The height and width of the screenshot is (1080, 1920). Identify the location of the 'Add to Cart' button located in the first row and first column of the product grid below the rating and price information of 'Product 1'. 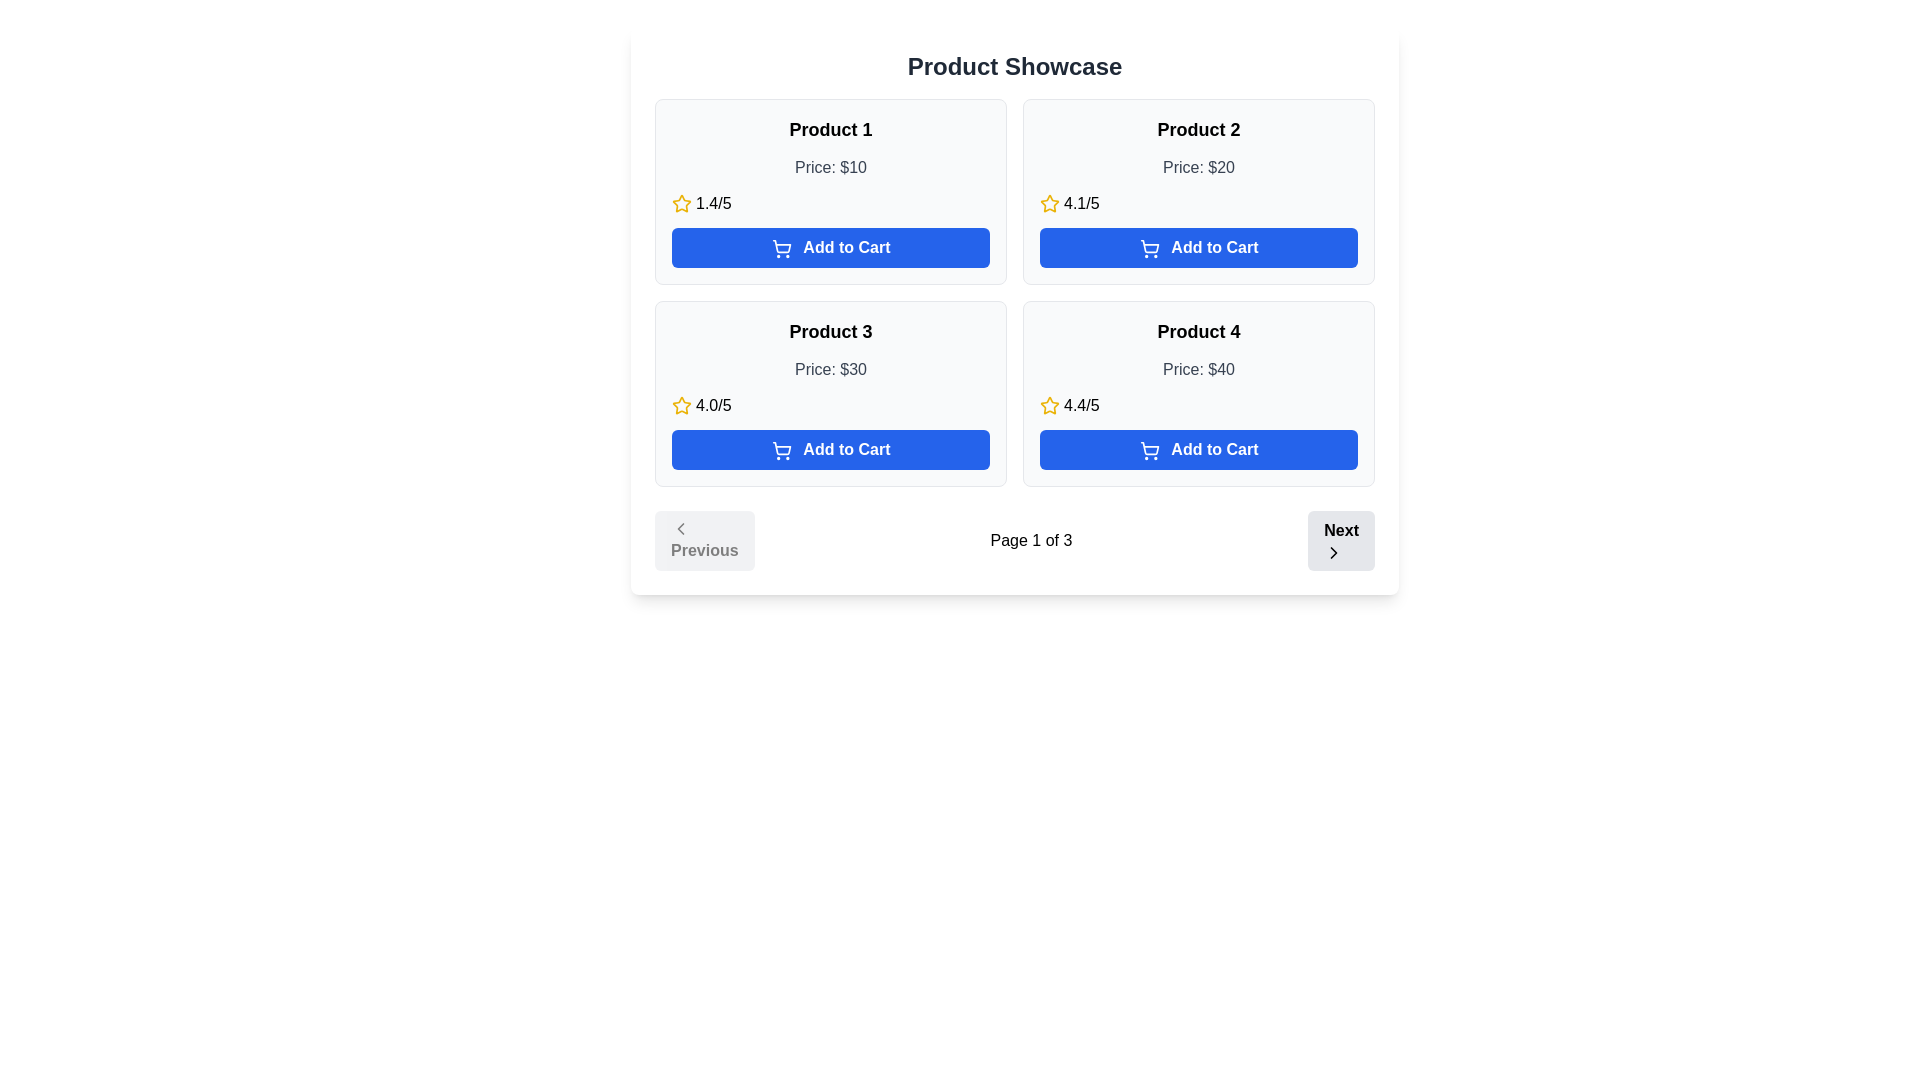
(830, 246).